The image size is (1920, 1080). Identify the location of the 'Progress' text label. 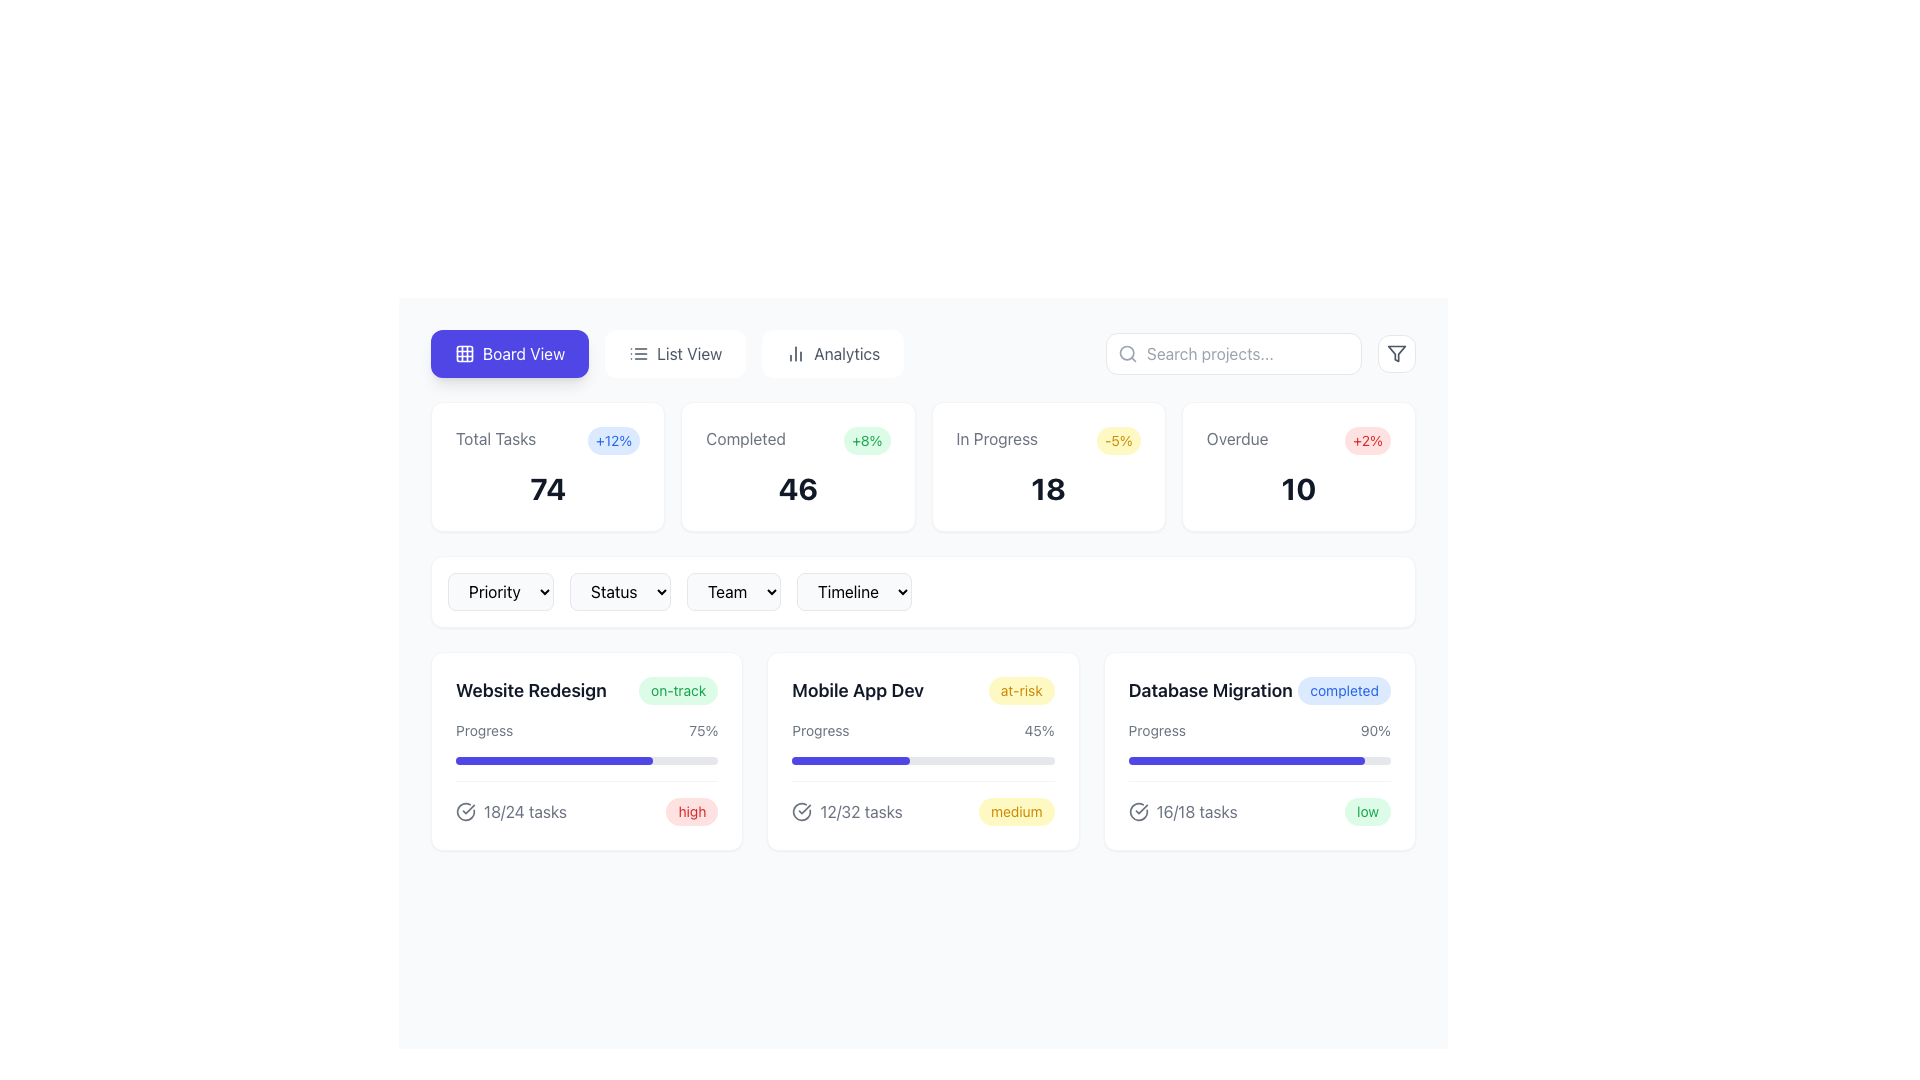
(484, 731).